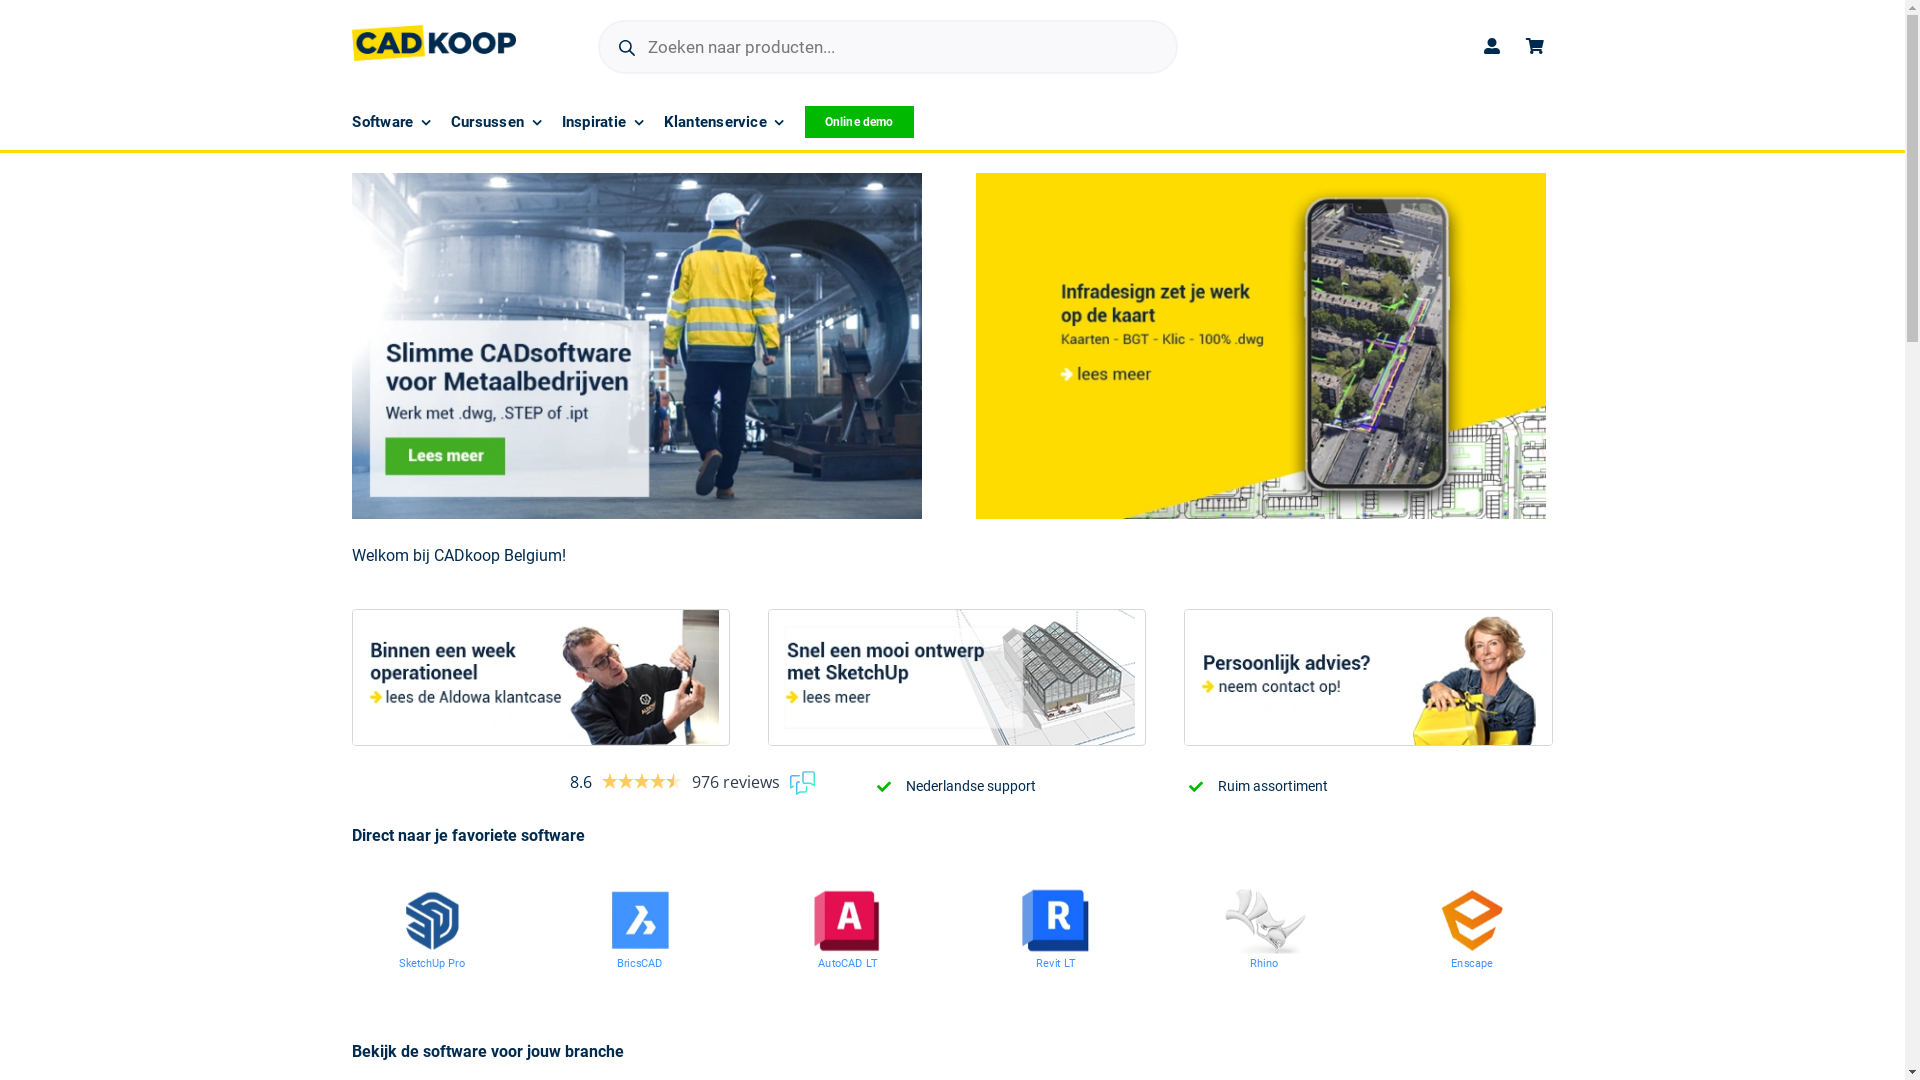 The image size is (1920, 1080). What do you see at coordinates (1482, 964) in the screenshot?
I see `'Enscape'` at bounding box center [1482, 964].